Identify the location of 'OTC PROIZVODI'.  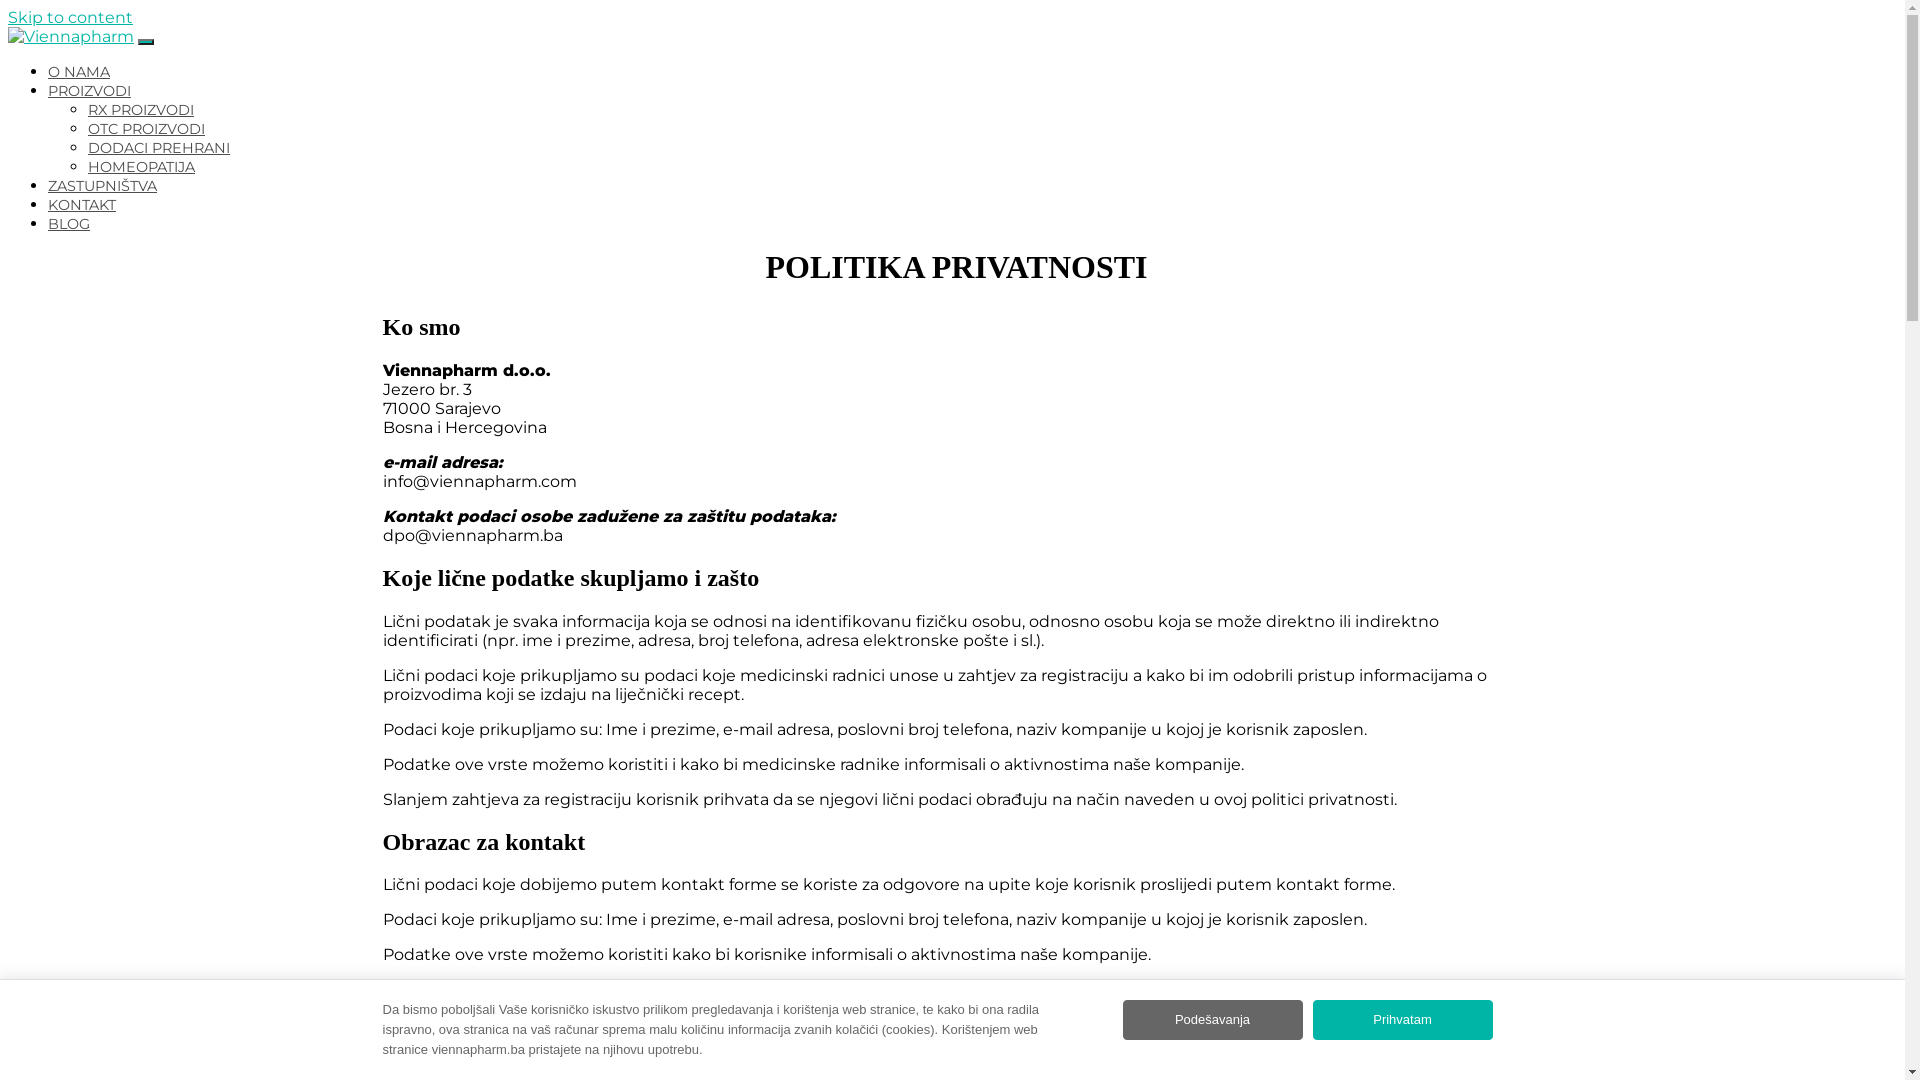
(145, 128).